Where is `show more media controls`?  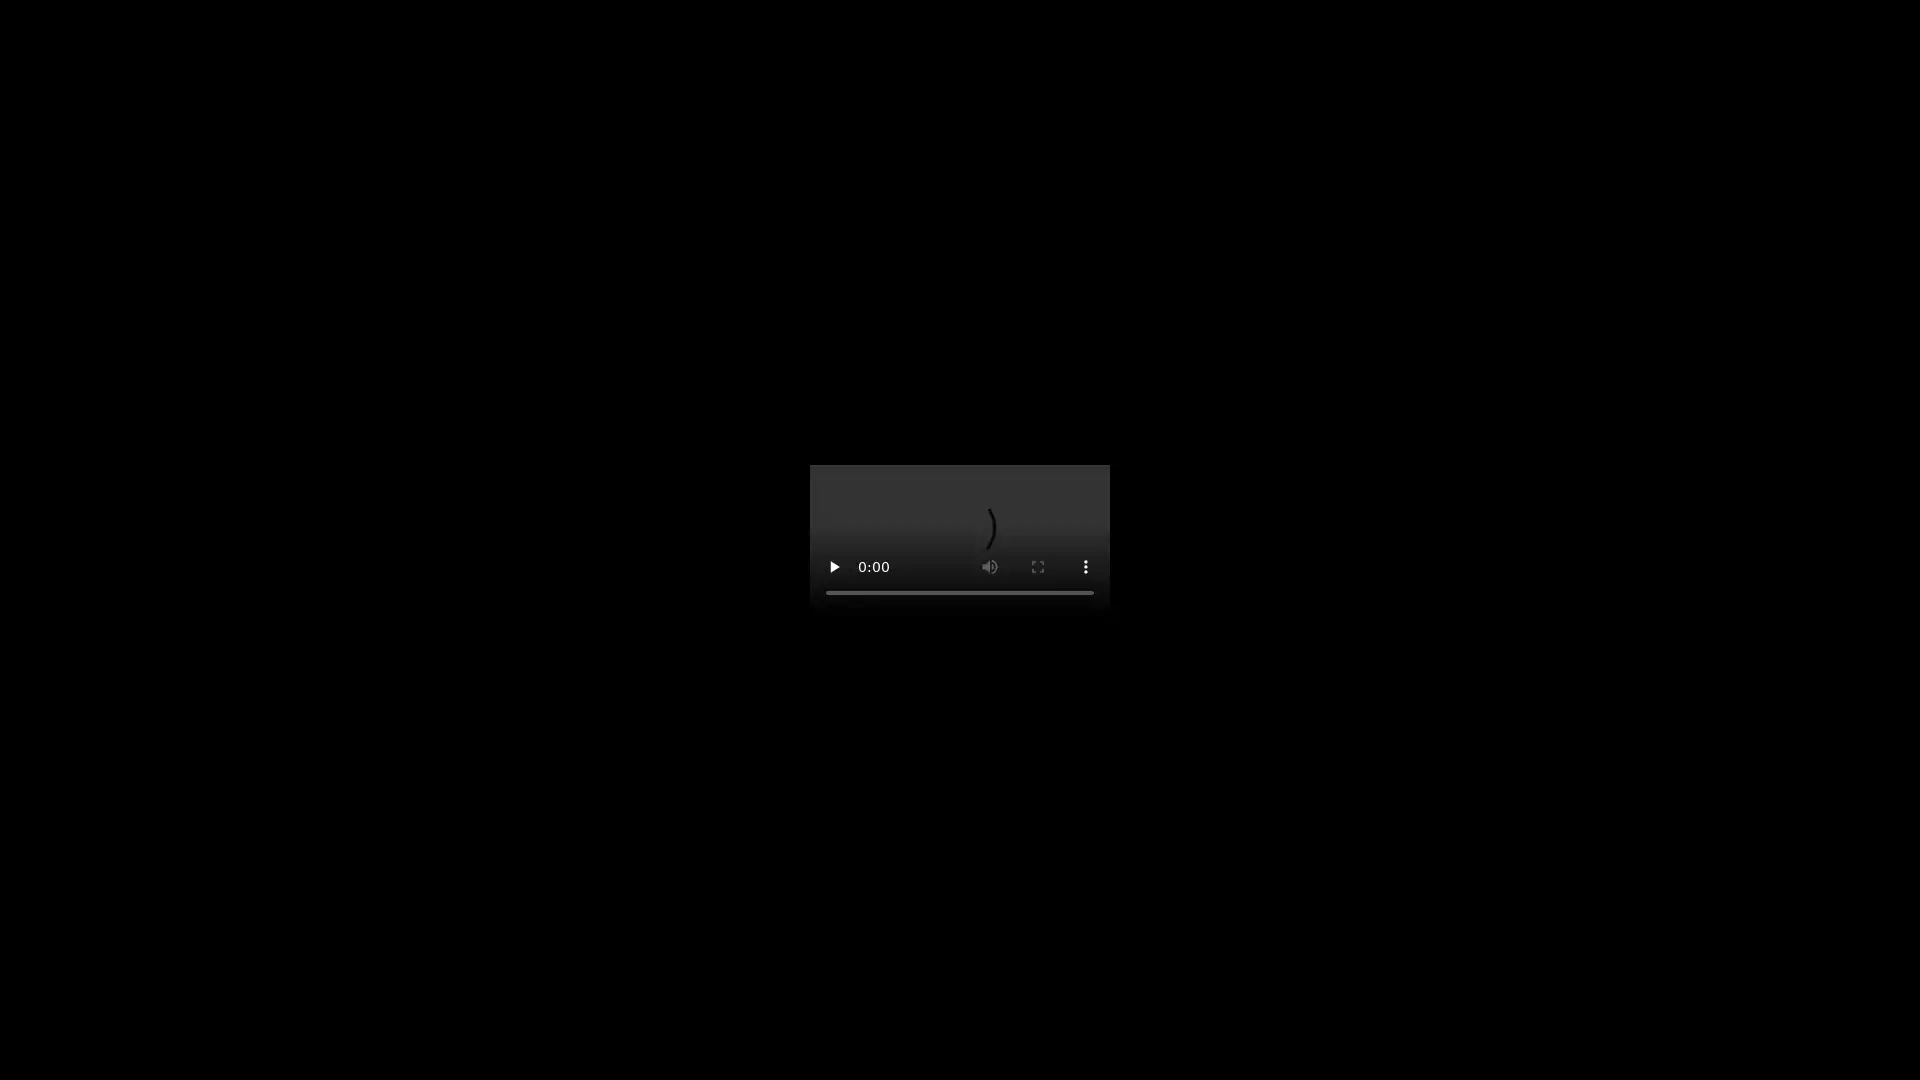 show more media controls is located at coordinates (1084, 567).